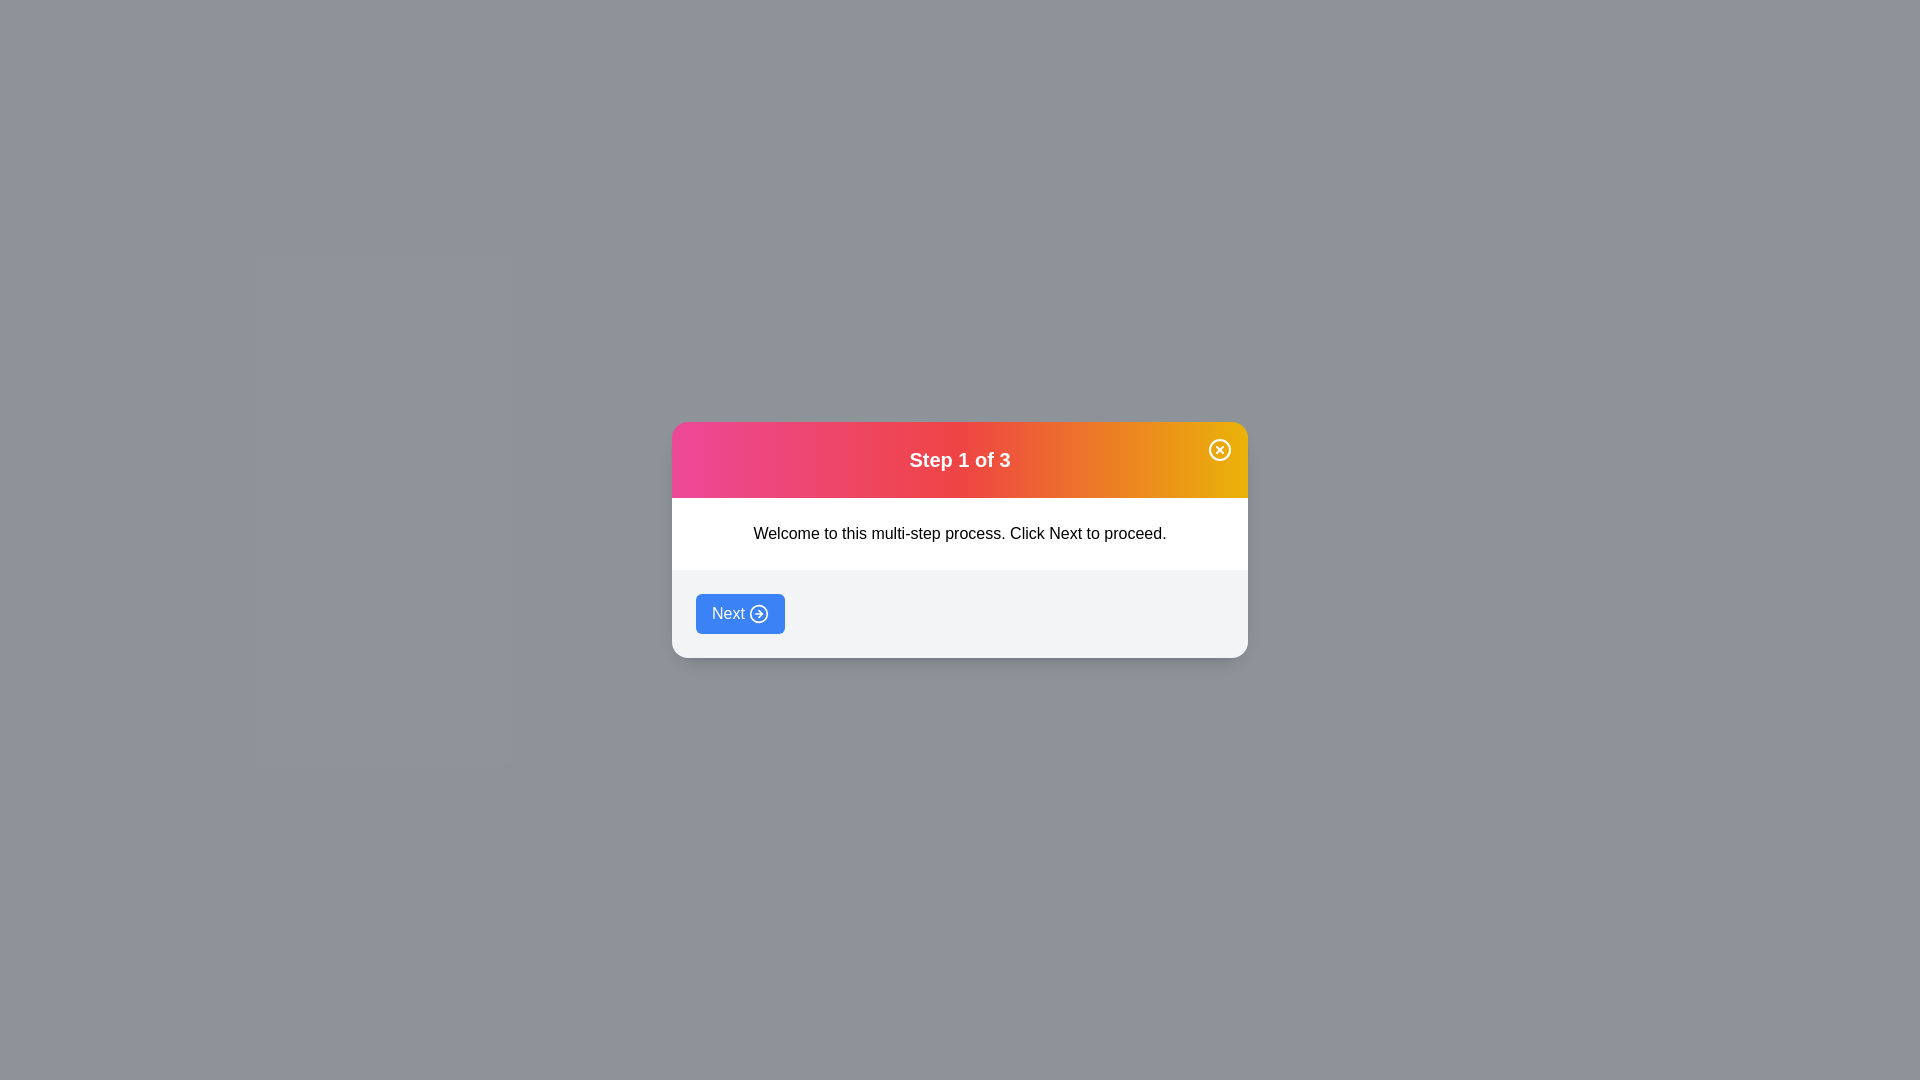 This screenshot has width=1920, height=1080. Describe the element at coordinates (738, 612) in the screenshot. I see `the 'Next' button to proceed to the next step` at that location.